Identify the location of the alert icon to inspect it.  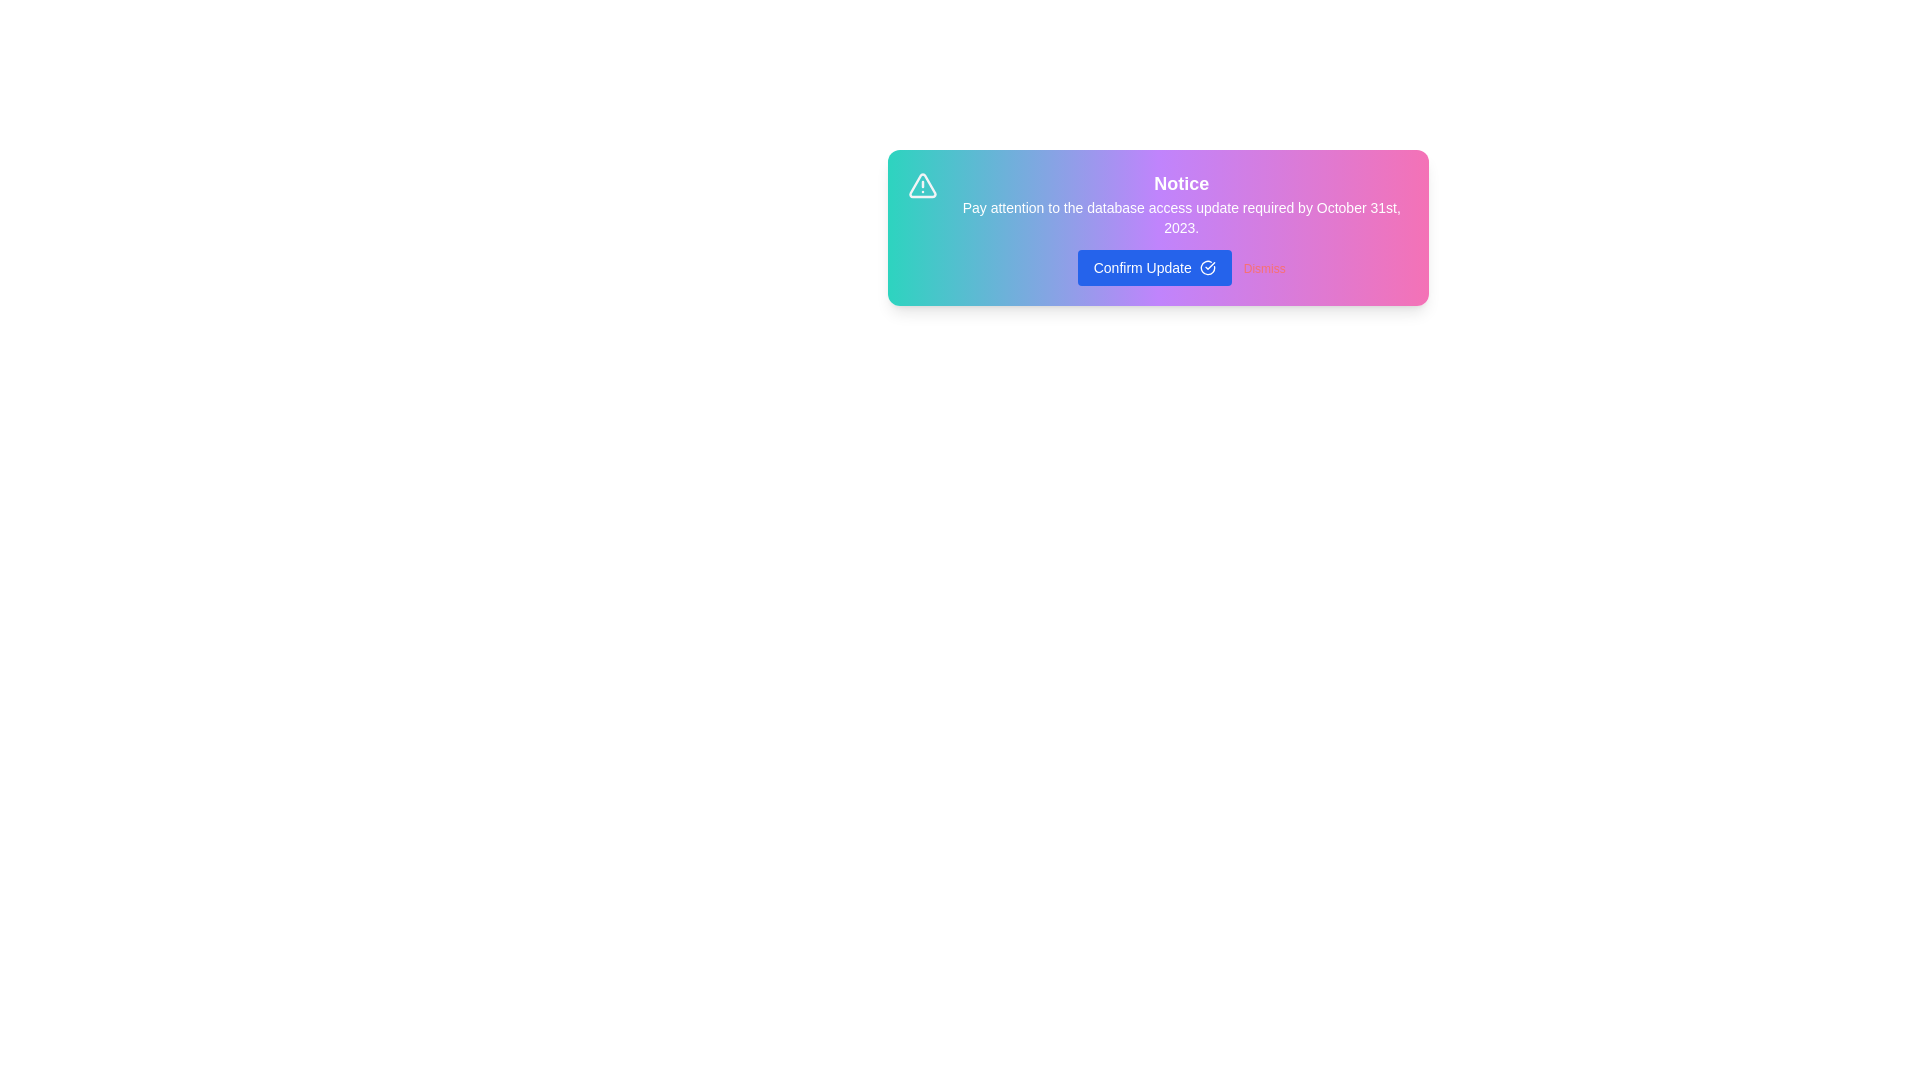
(921, 185).